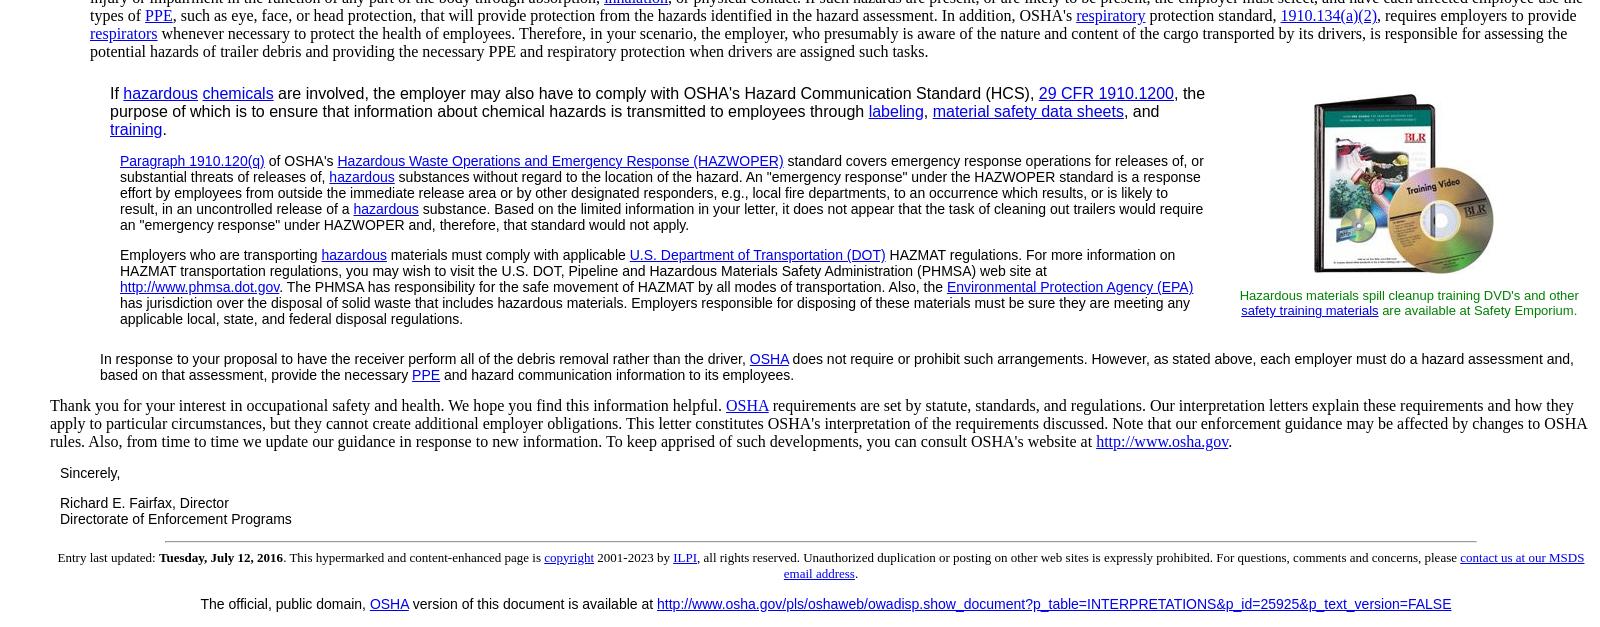  What do you see at coordinates (593, 556) in the screenshot?
I see `'2001-2023 by'` at bounding box center [593, 556].